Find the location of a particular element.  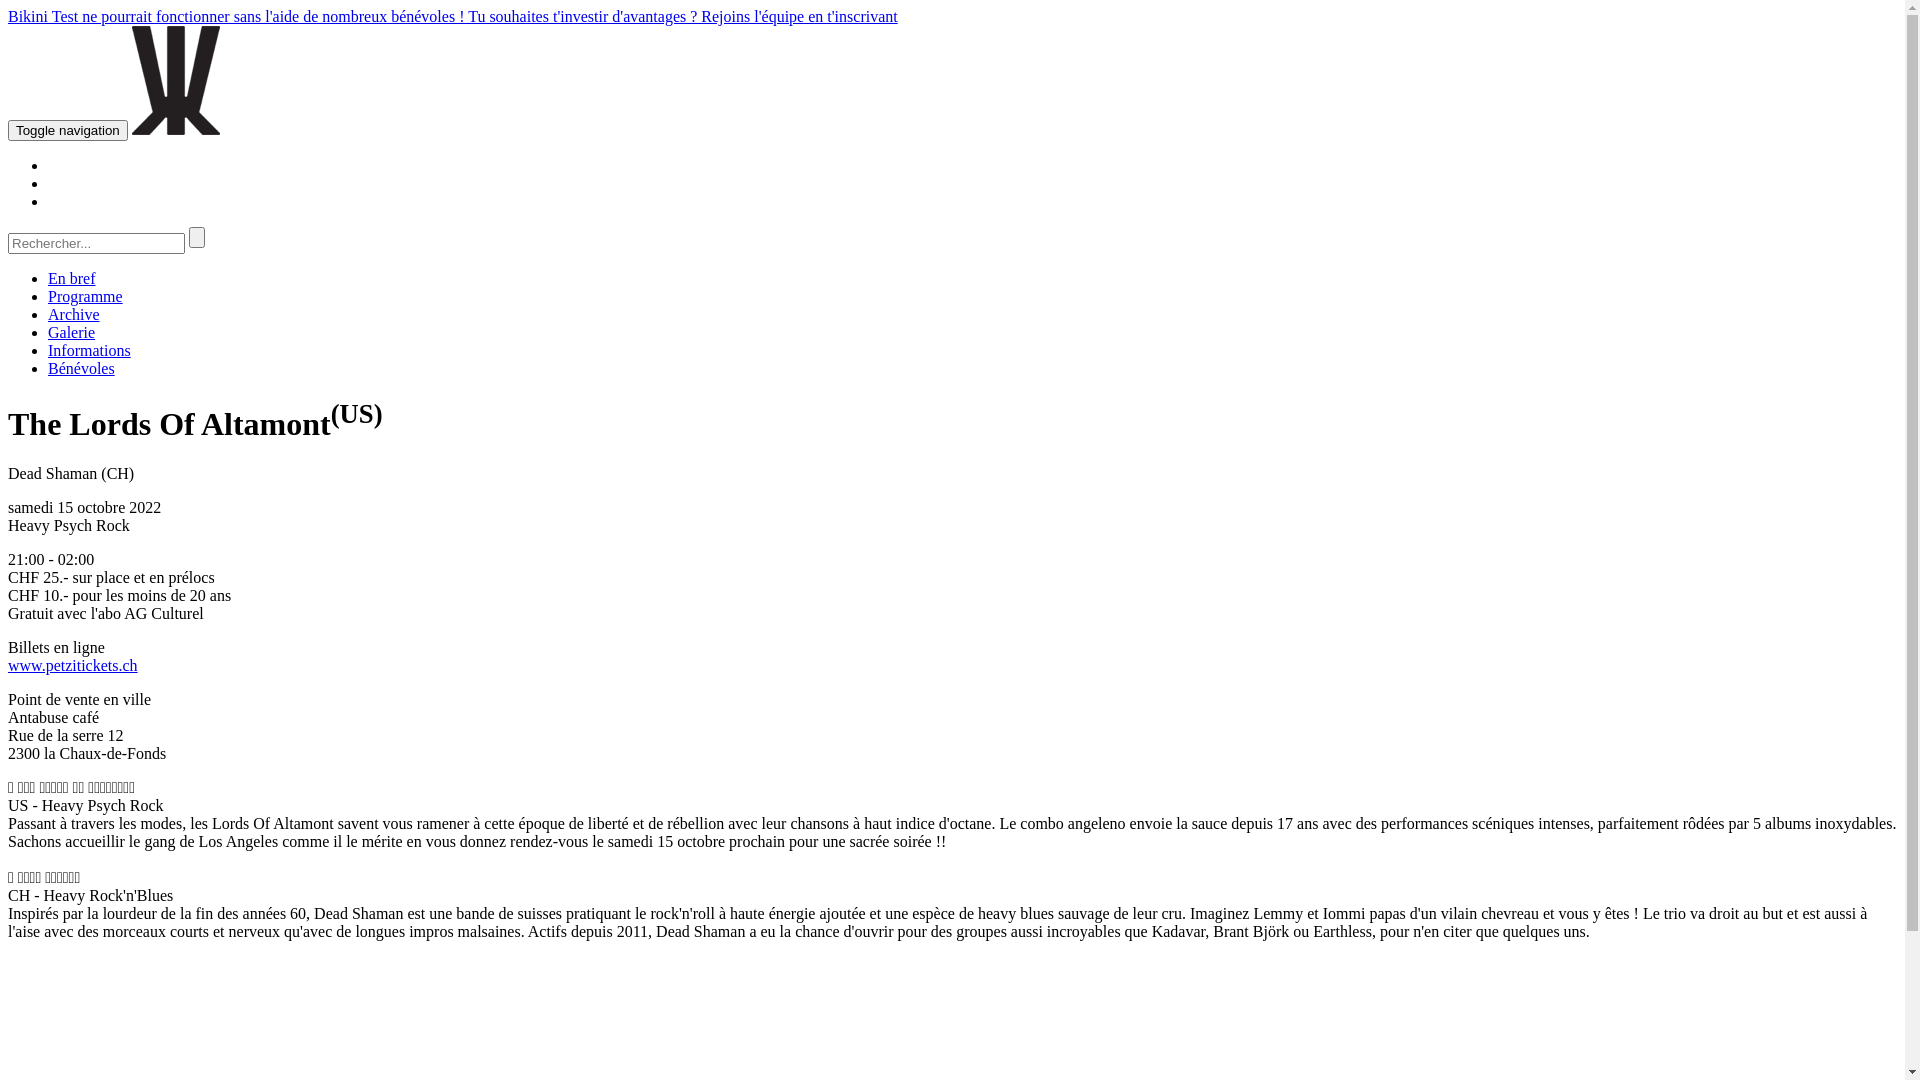

'En bref' is located at coordinates (72, 278).